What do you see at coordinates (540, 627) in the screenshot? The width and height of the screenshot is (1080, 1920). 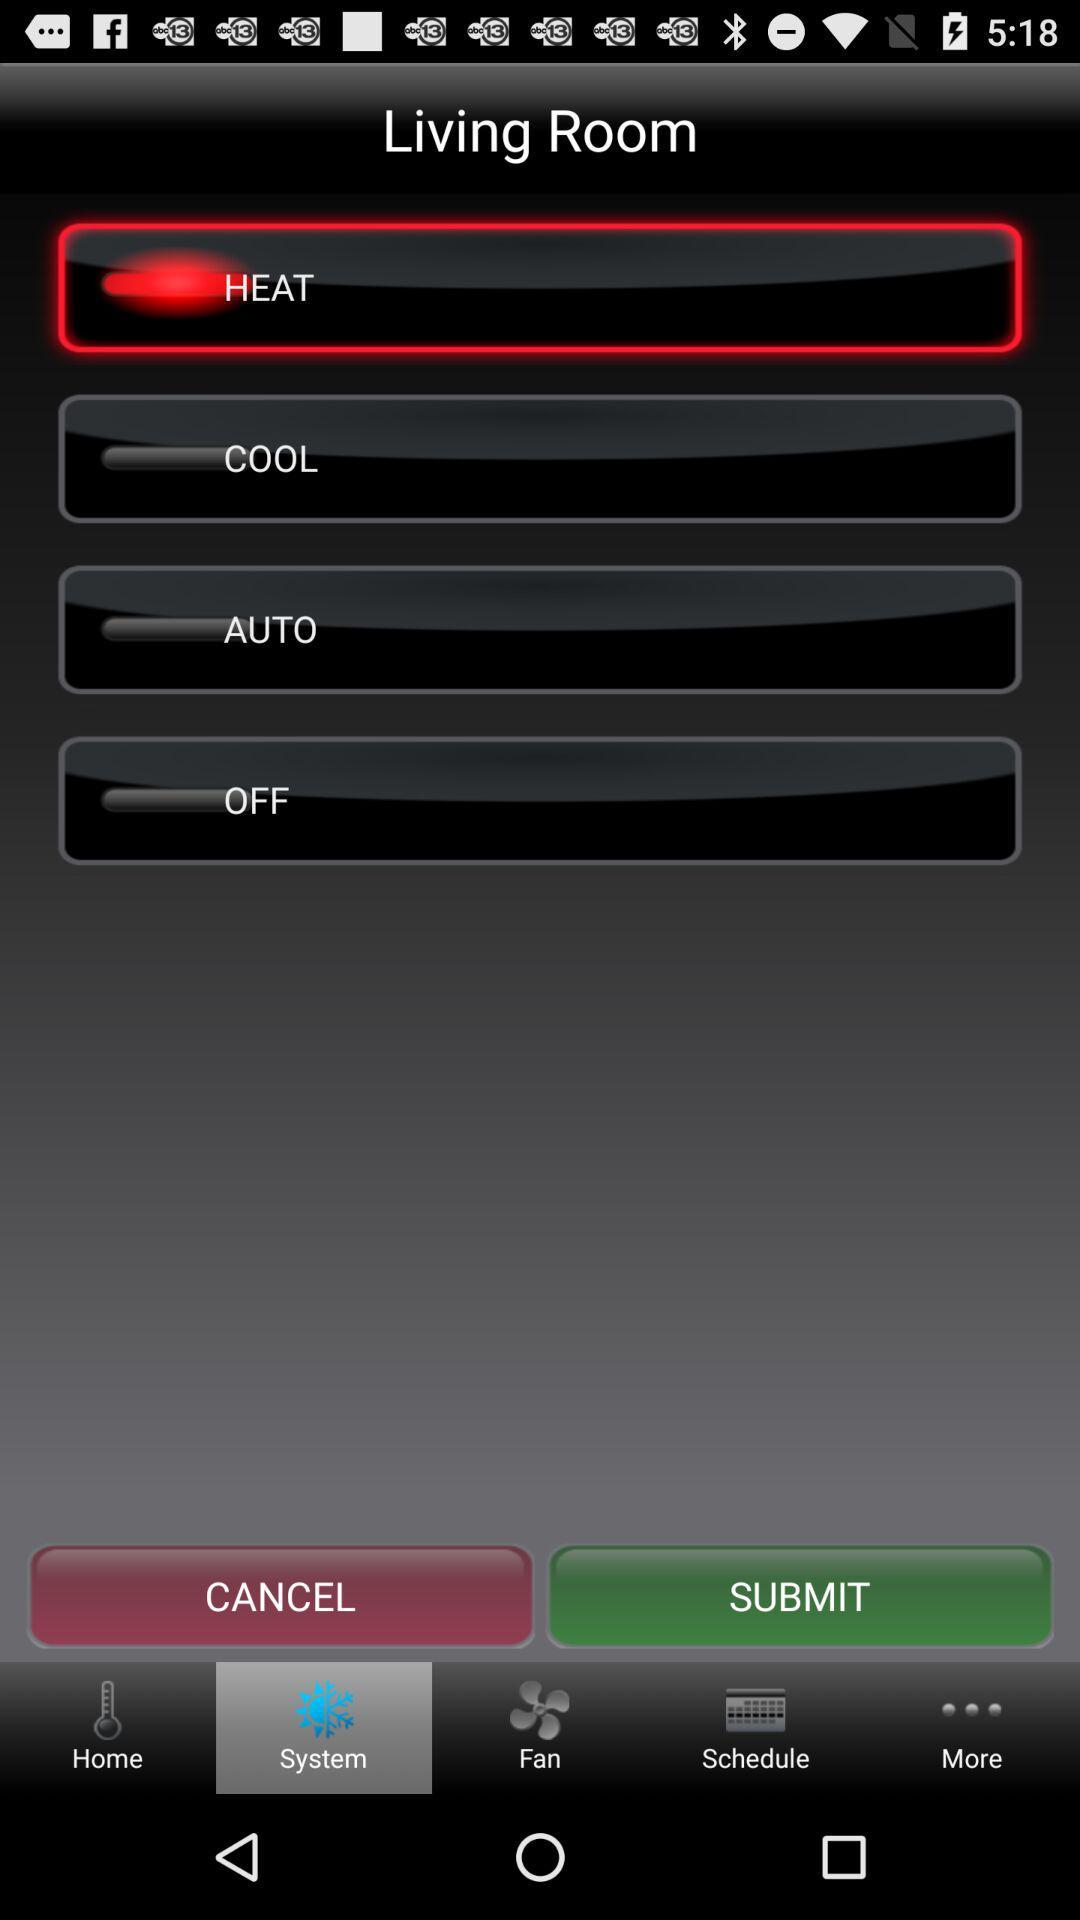 I see `the button above off icon` at bounding box center [540, 627].